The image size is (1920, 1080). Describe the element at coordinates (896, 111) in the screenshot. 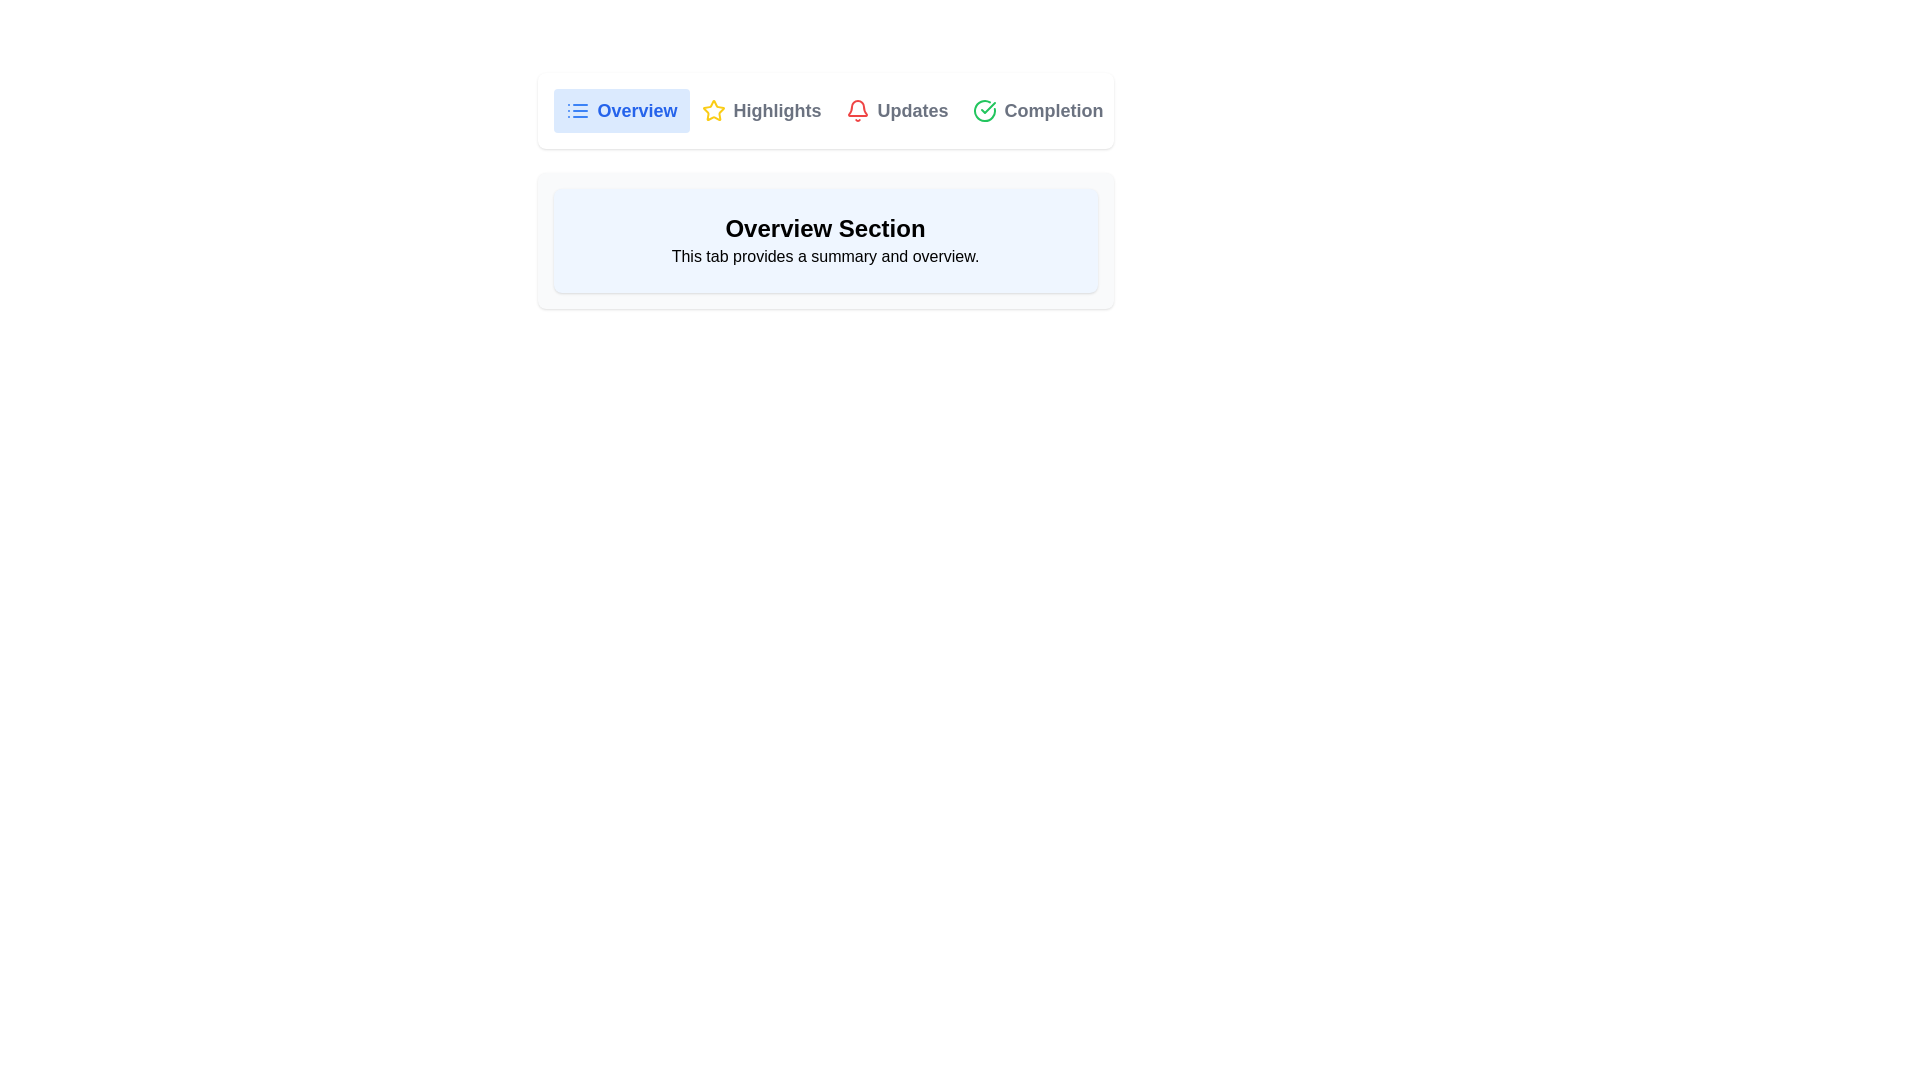

I see `the 'Updates' Interactive tab button located at the top-center of the interface` at that location.